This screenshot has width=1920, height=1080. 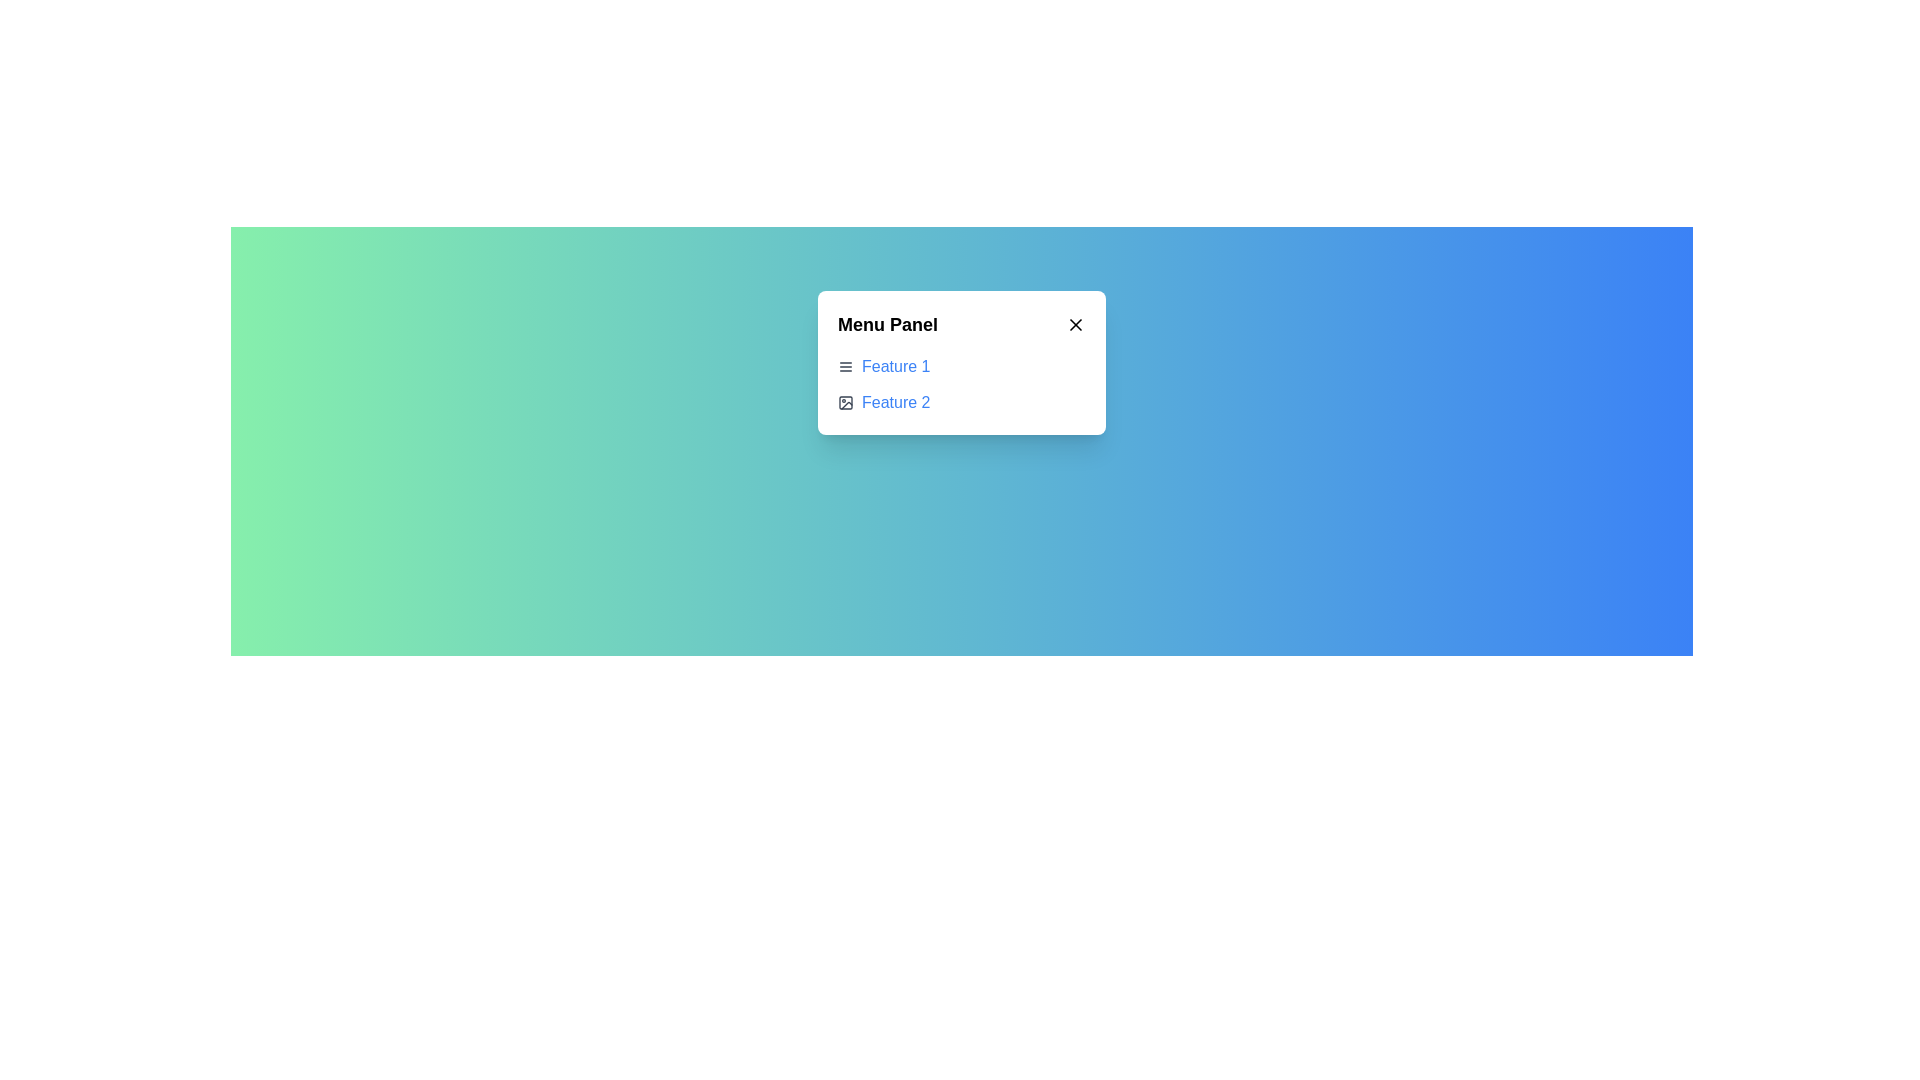 I want to click on the hyperlink labeled 'Feature 1' located in the menu panel under the title 'Menu Panel', so click(x=895, y=366).